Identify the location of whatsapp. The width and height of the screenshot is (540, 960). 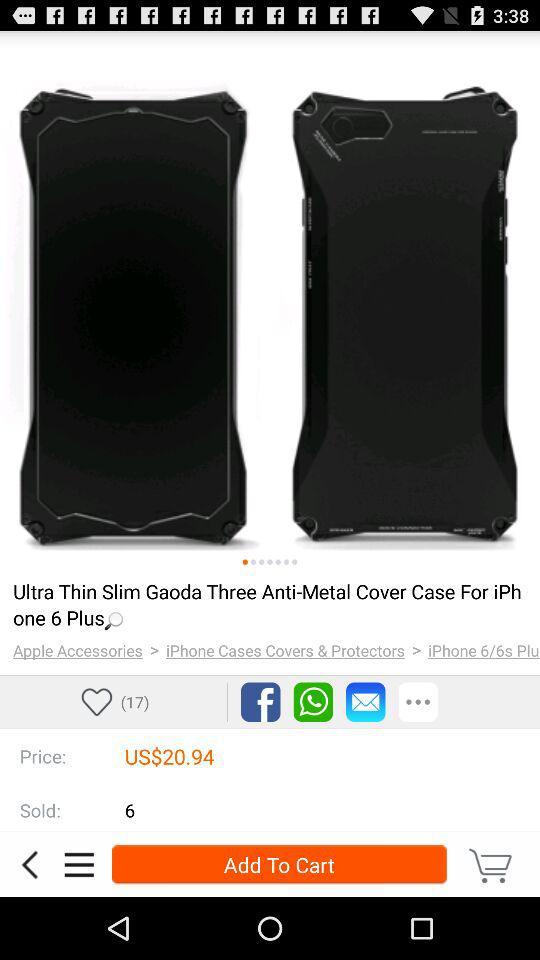
(313, 702).